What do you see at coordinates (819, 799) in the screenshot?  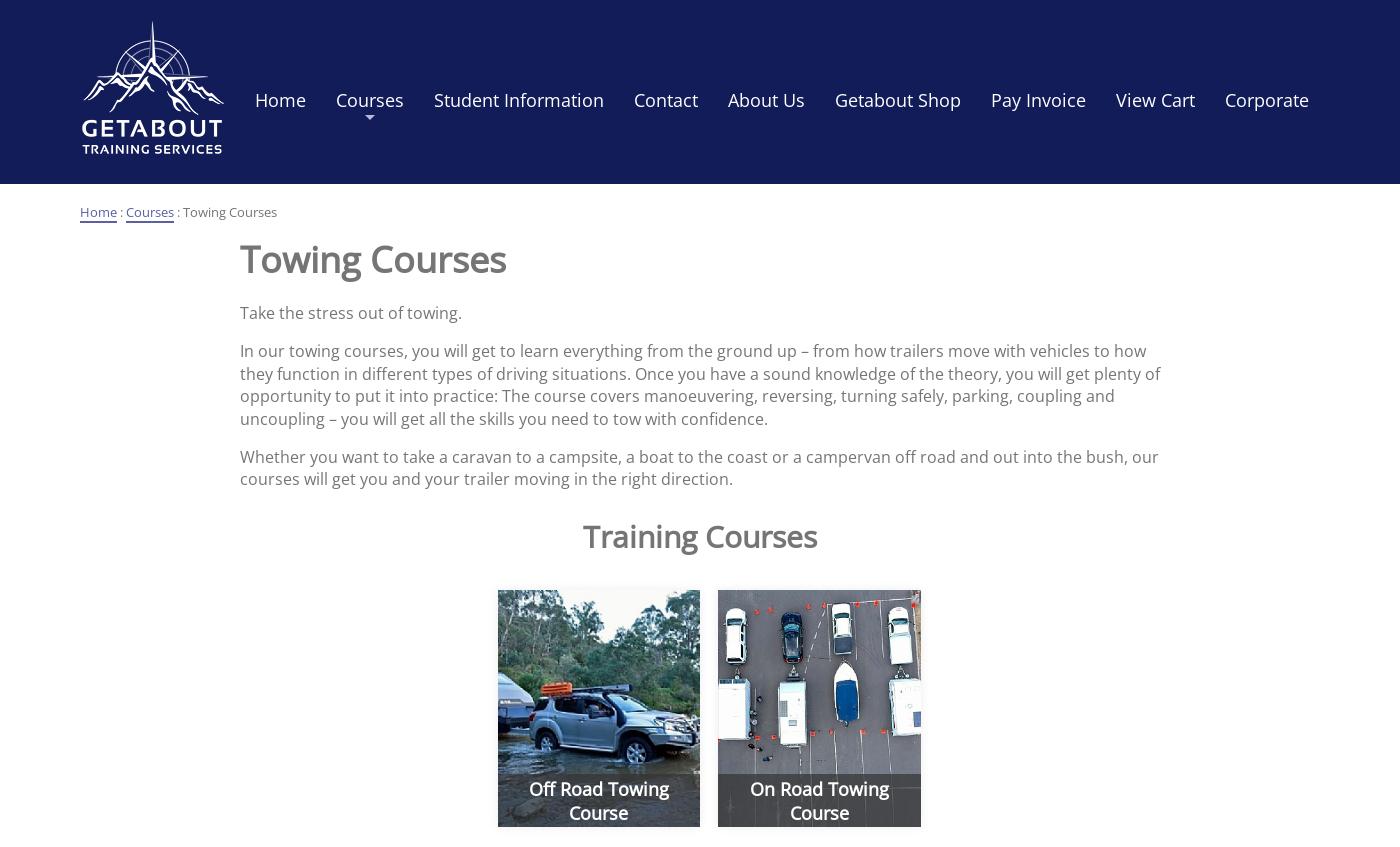 I see `'On Road Towing Course'` at bounding box center [819, 799].